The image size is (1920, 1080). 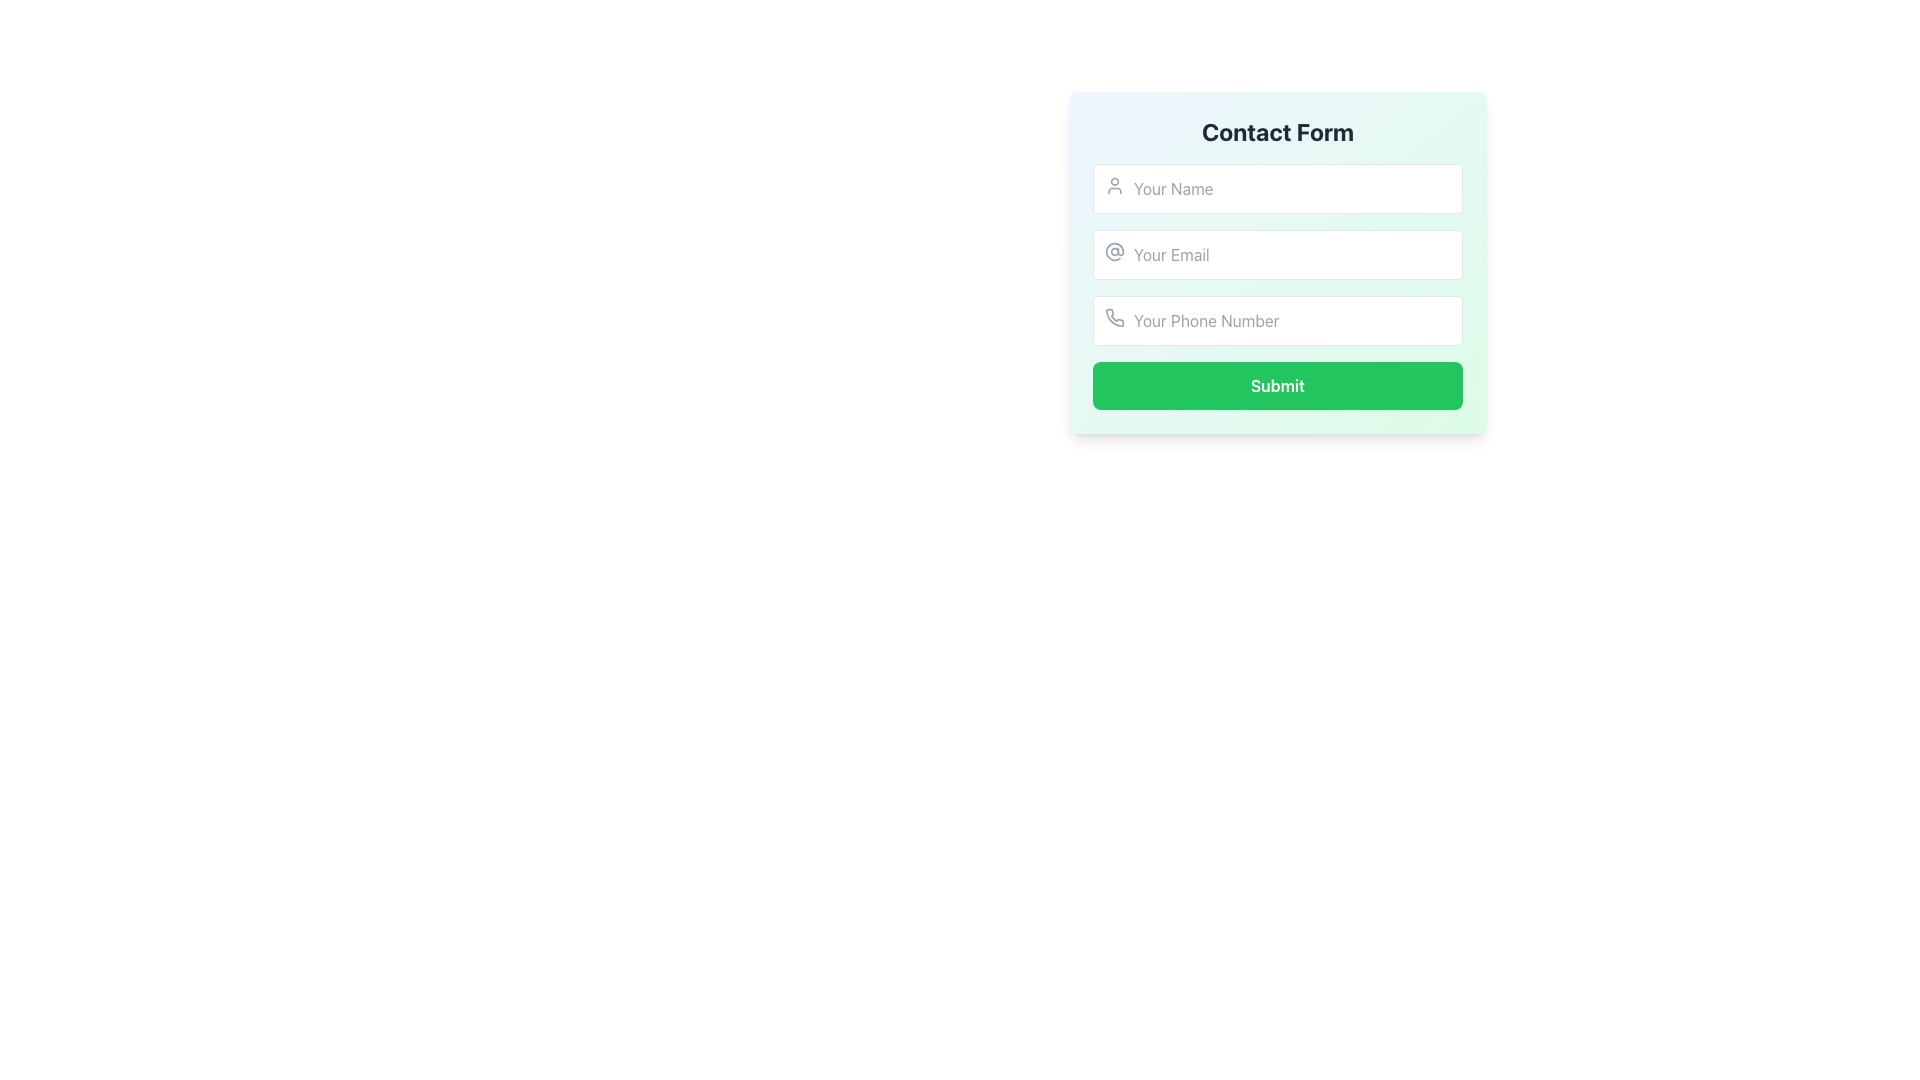 What do you see at coordinates (1276, 385) in the screenshot?
I see `the submit button located below the input fields for 'Your Name', 'Your Email', and 'Your Phone Number' to trigger hover effects` at bounding box center [1276, 385].